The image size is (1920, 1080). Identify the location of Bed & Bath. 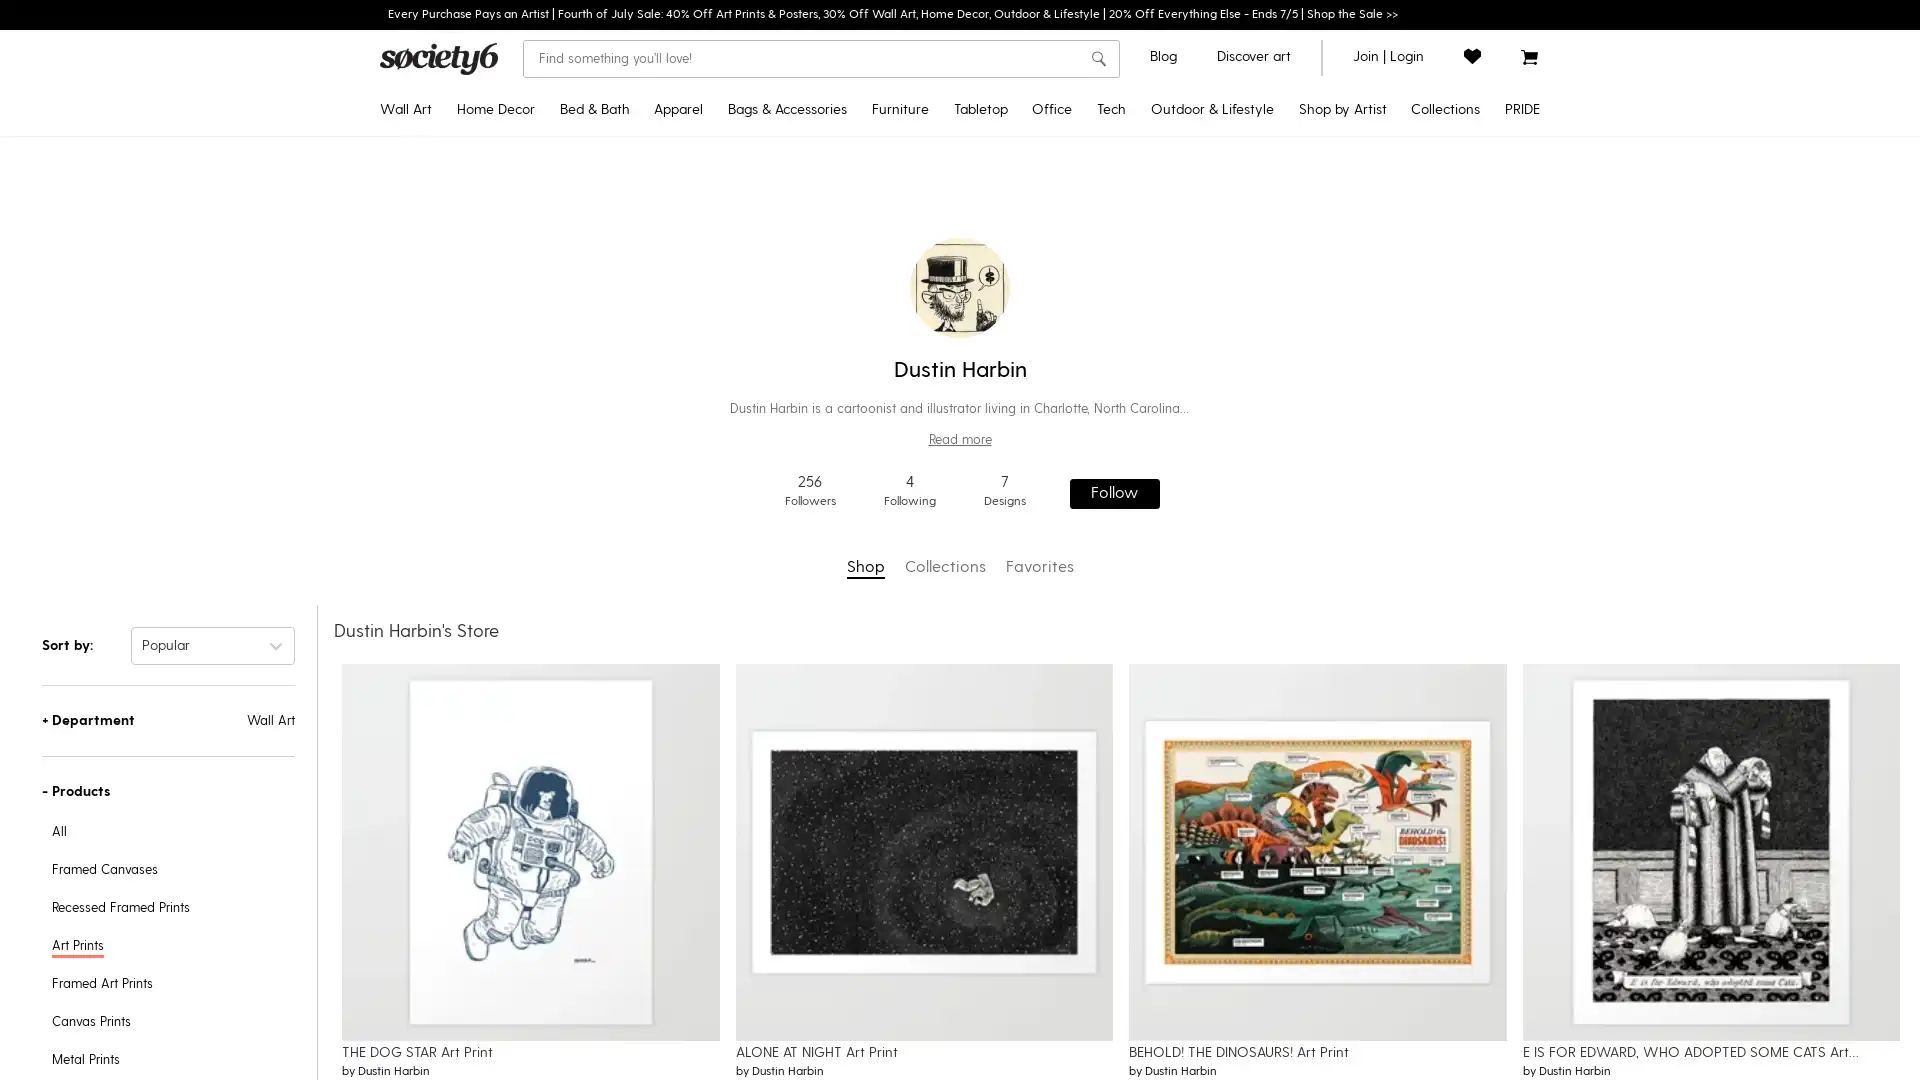
(593, 110).